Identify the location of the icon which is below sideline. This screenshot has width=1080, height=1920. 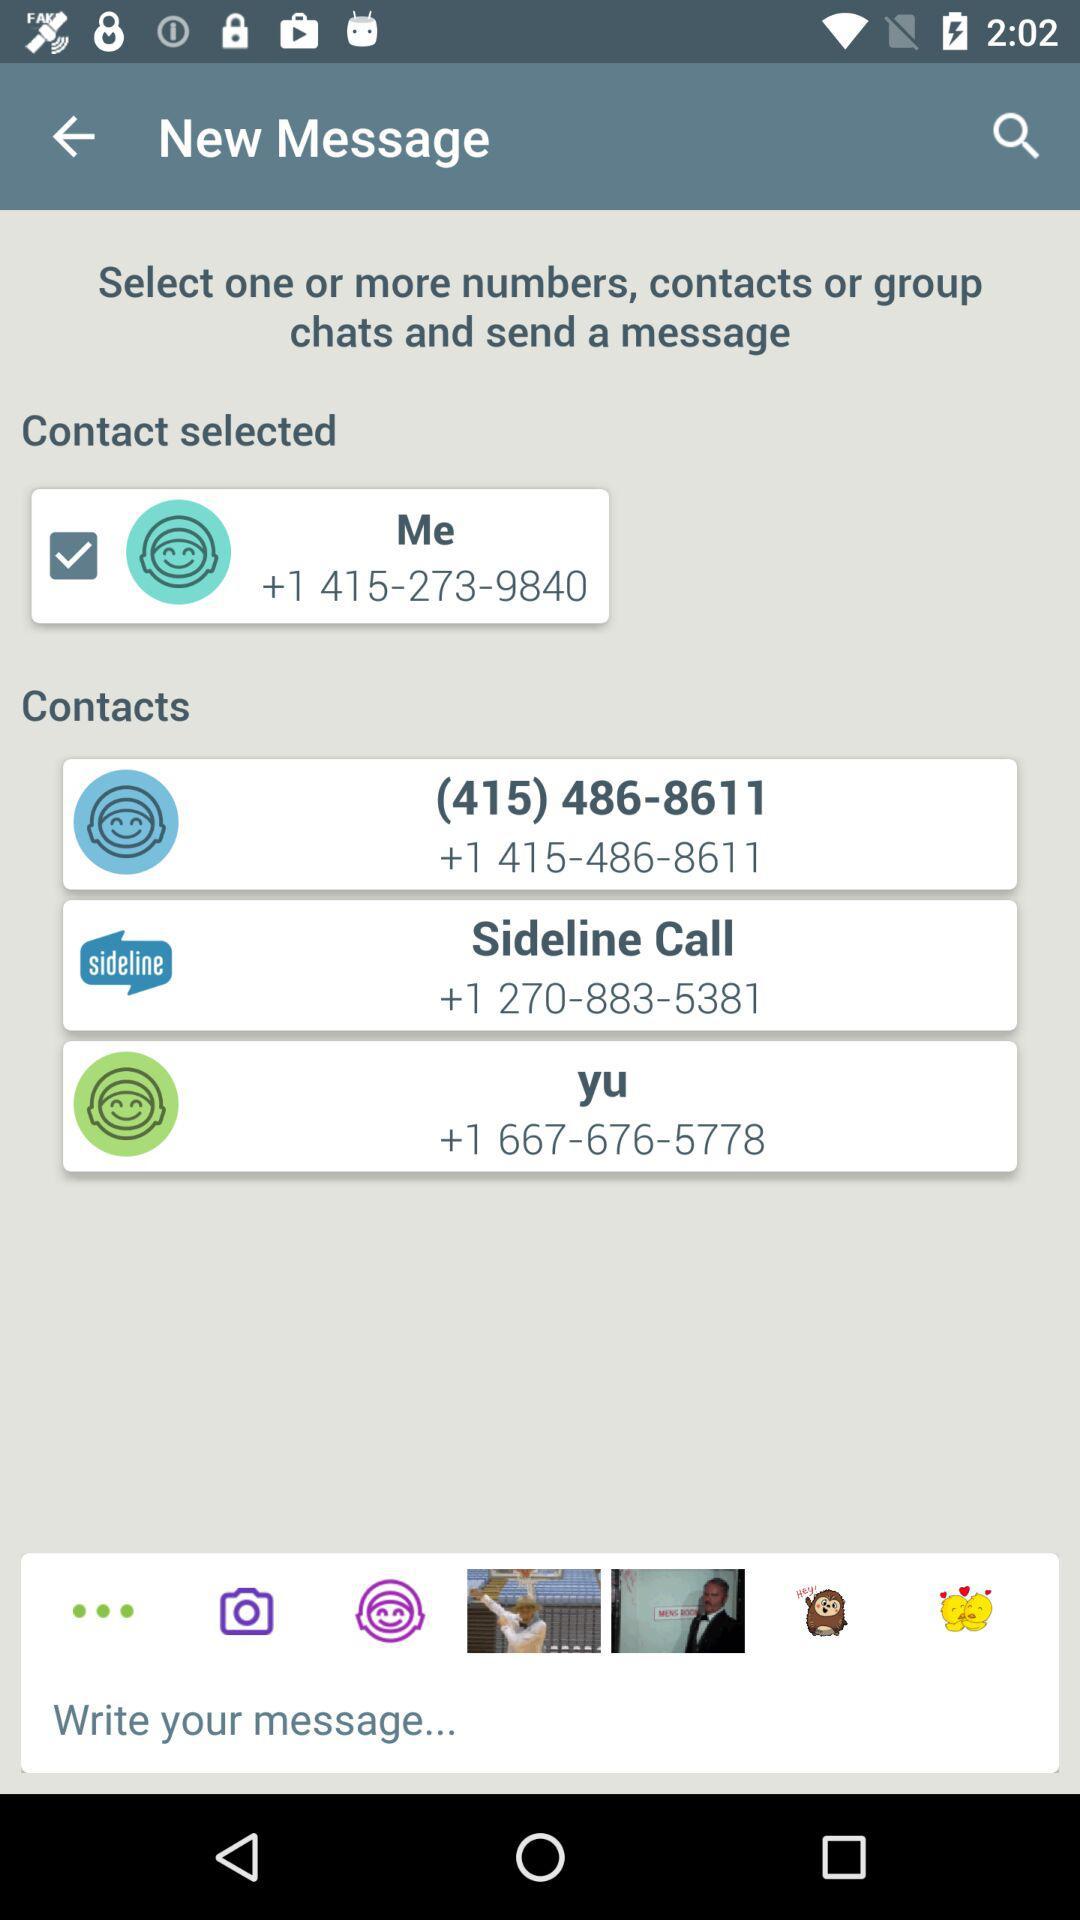
(126, 1103).